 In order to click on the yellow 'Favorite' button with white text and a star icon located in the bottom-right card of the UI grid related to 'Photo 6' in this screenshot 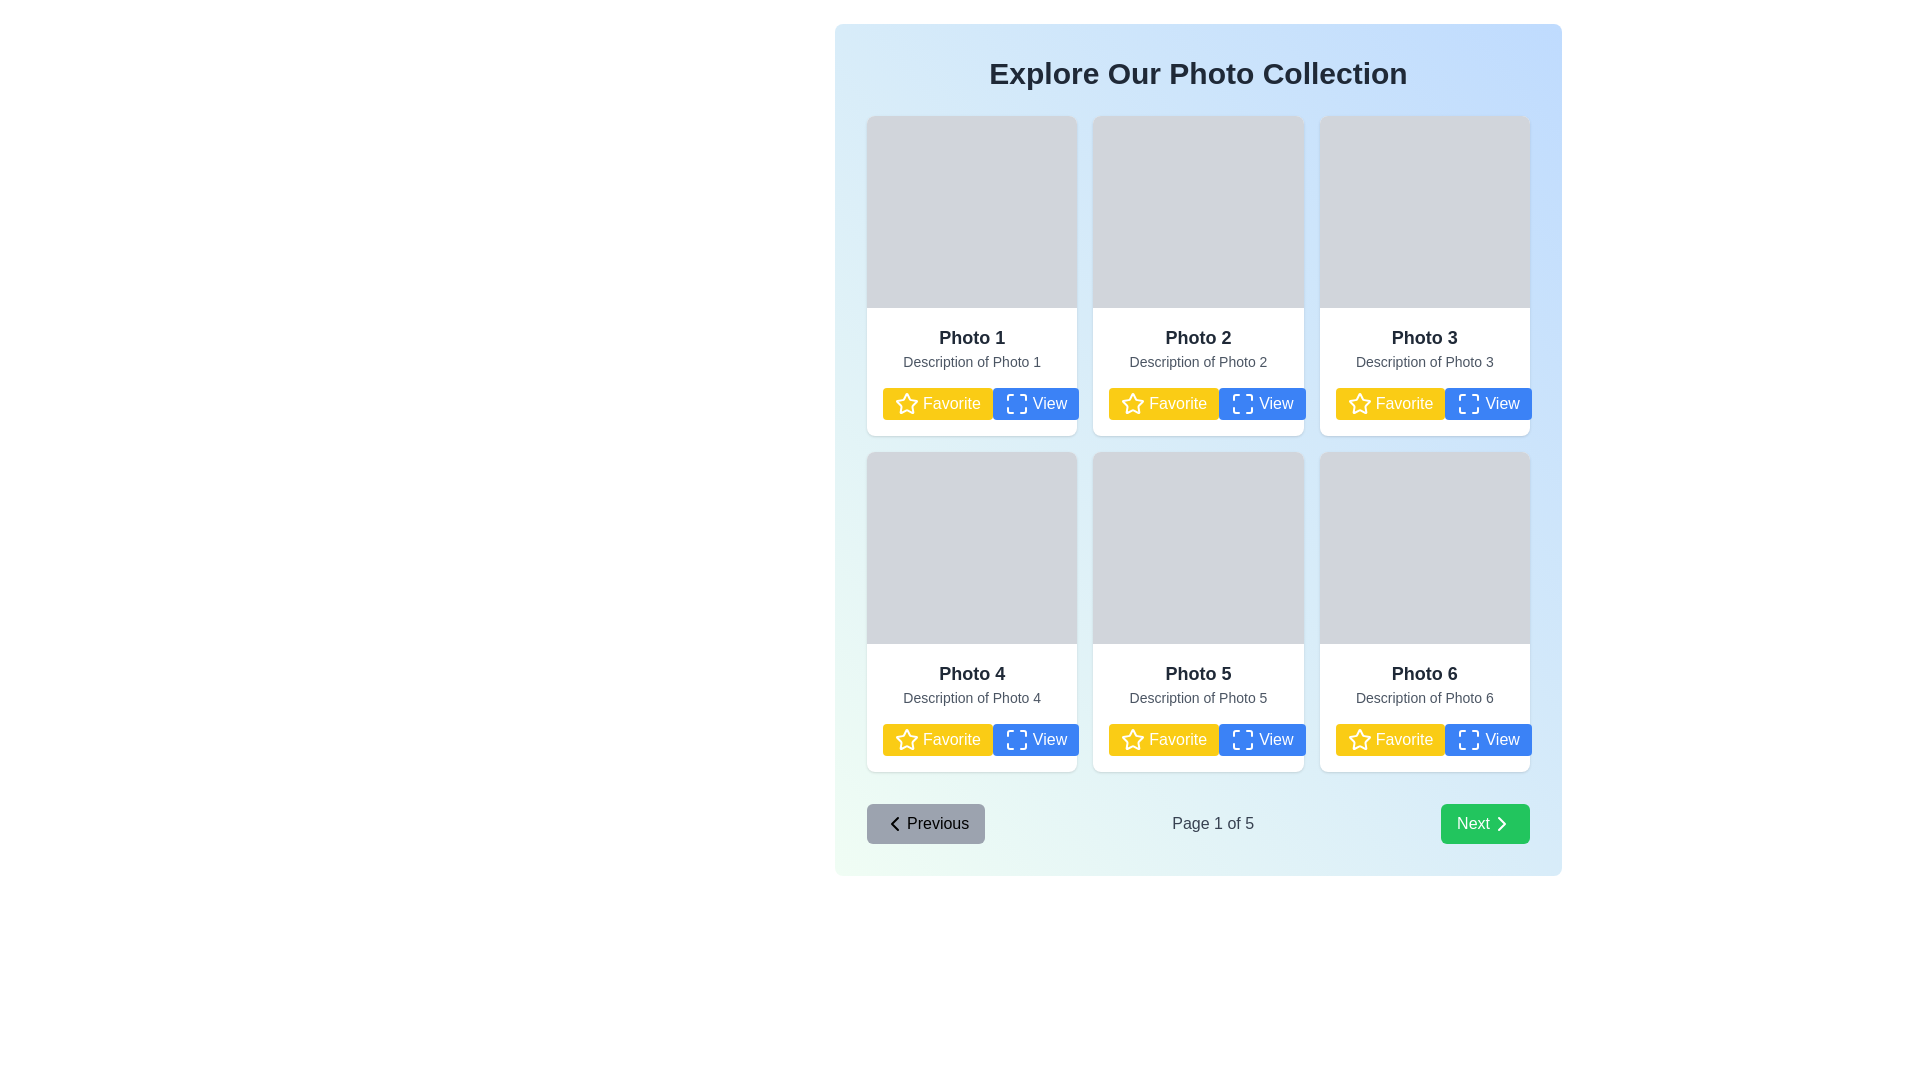, I will do `click(1389, 740)`.